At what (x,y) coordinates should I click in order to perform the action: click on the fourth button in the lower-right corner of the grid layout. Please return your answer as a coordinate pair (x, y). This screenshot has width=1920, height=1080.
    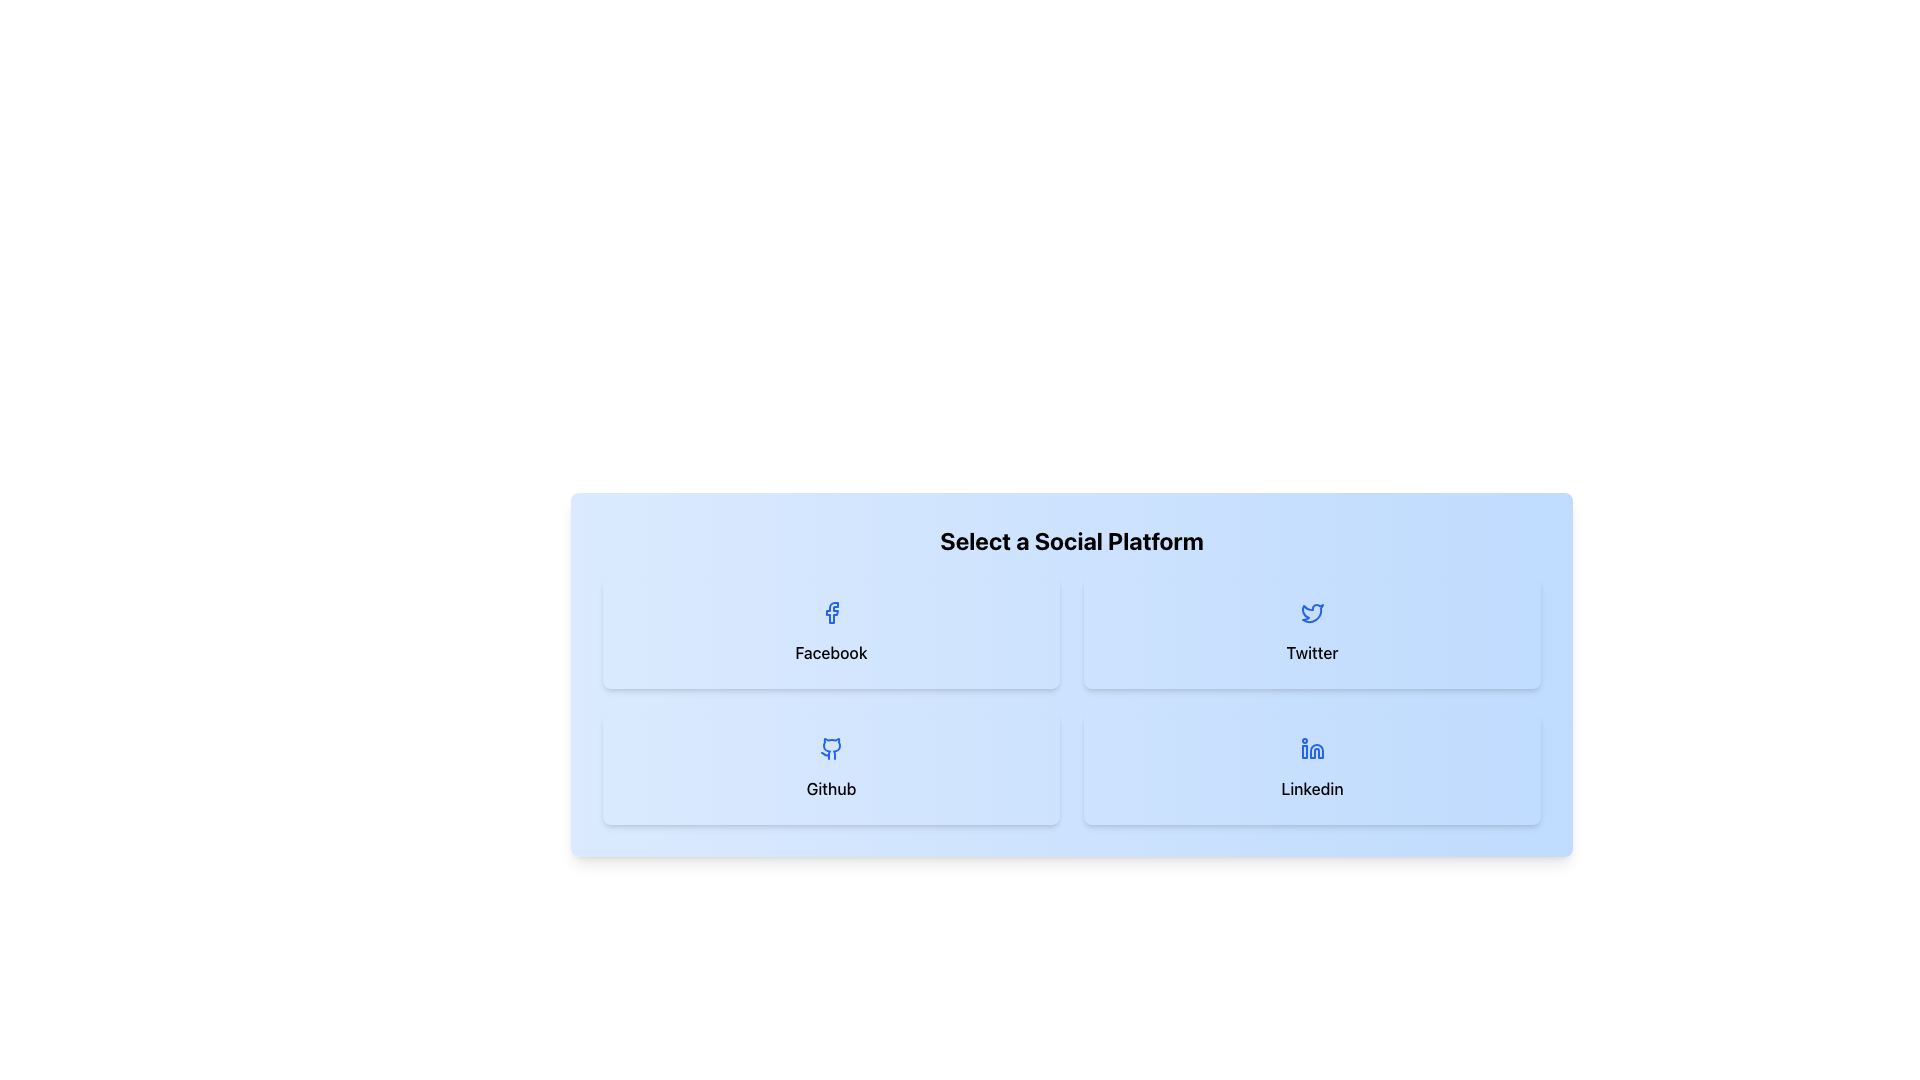
    Looking at the image, I should click on (1312, 767).